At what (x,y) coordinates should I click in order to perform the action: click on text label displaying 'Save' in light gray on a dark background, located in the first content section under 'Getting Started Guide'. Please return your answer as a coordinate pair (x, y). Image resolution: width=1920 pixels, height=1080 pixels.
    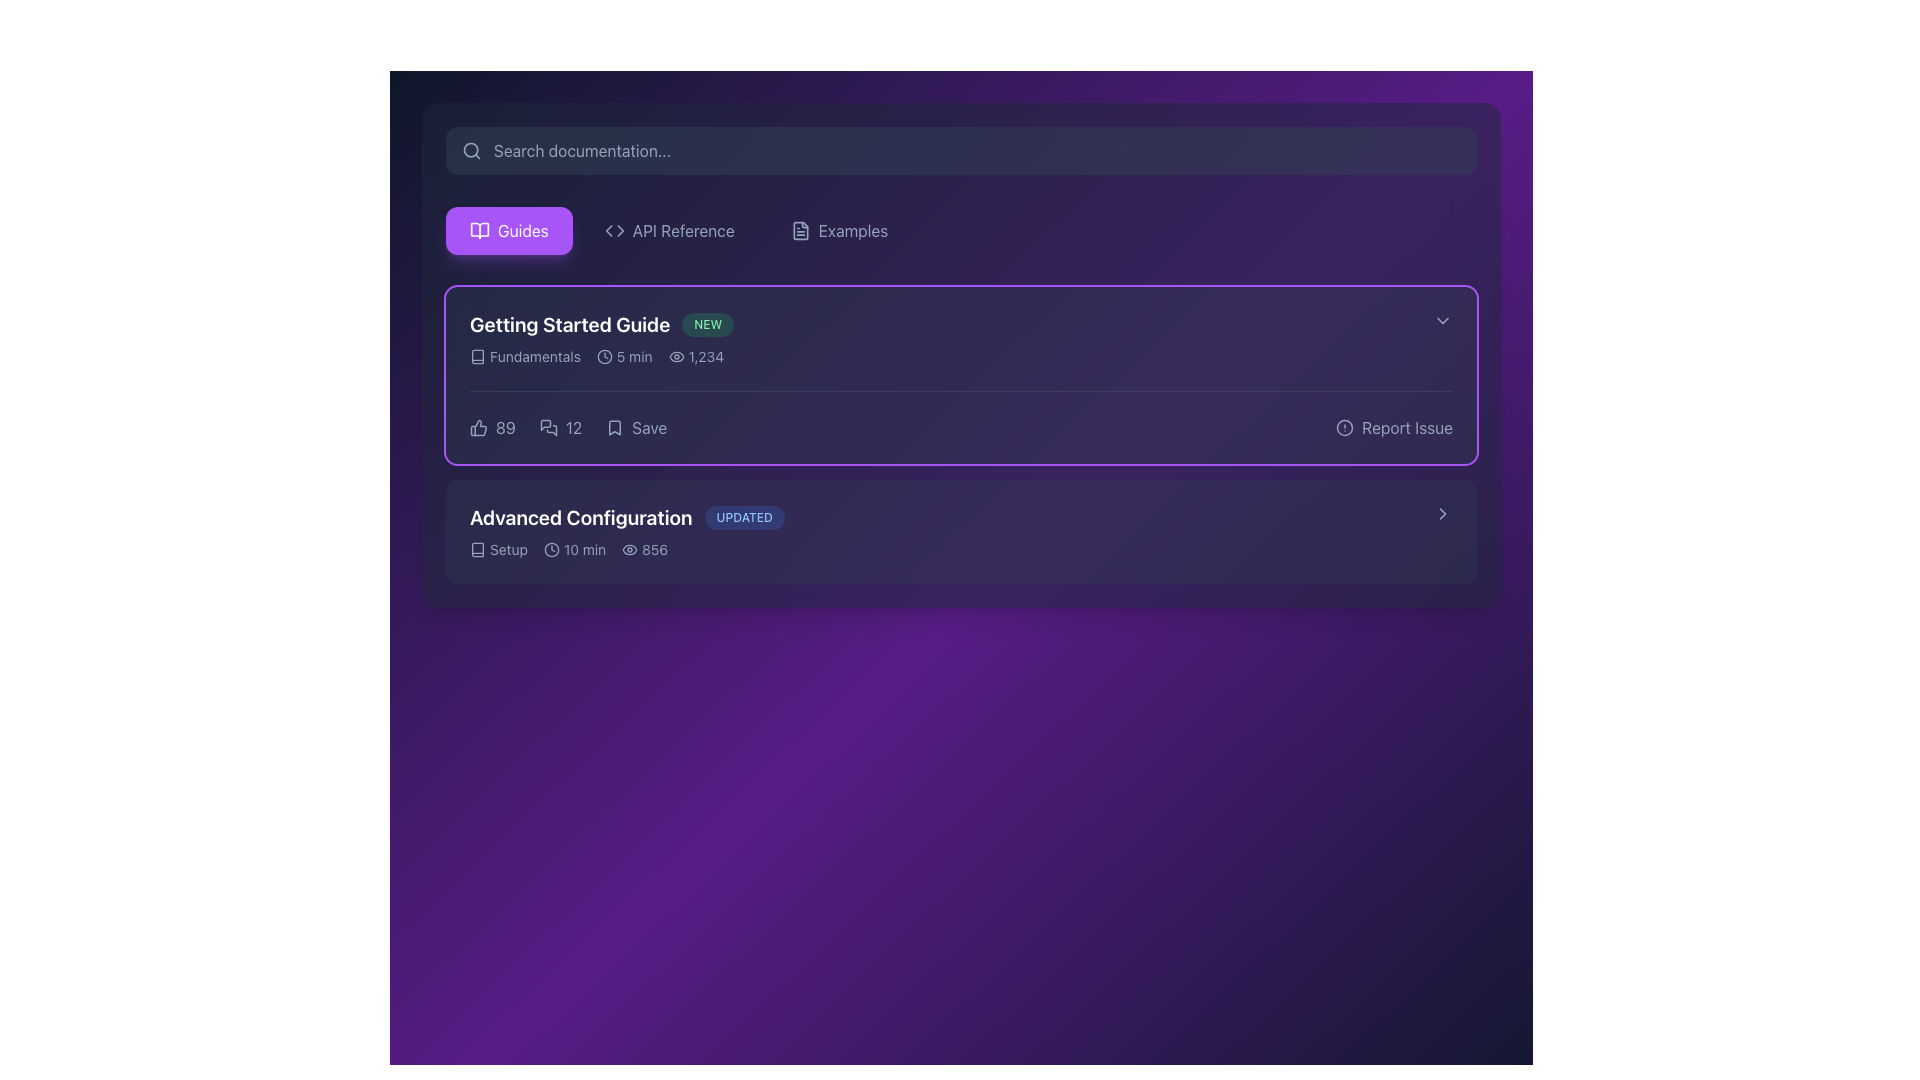
    Looking at the image, I should click on (649, 427).